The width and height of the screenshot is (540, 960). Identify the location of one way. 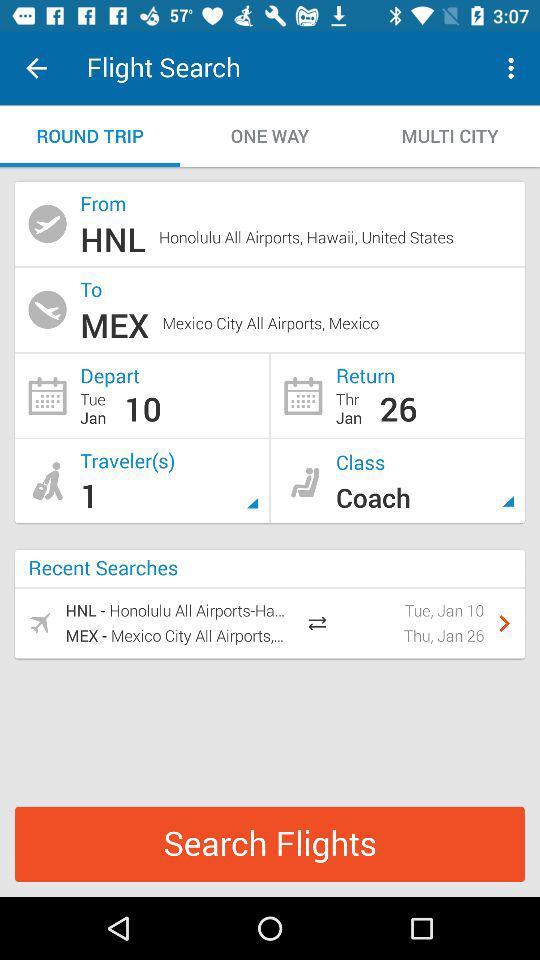
(270, 135).